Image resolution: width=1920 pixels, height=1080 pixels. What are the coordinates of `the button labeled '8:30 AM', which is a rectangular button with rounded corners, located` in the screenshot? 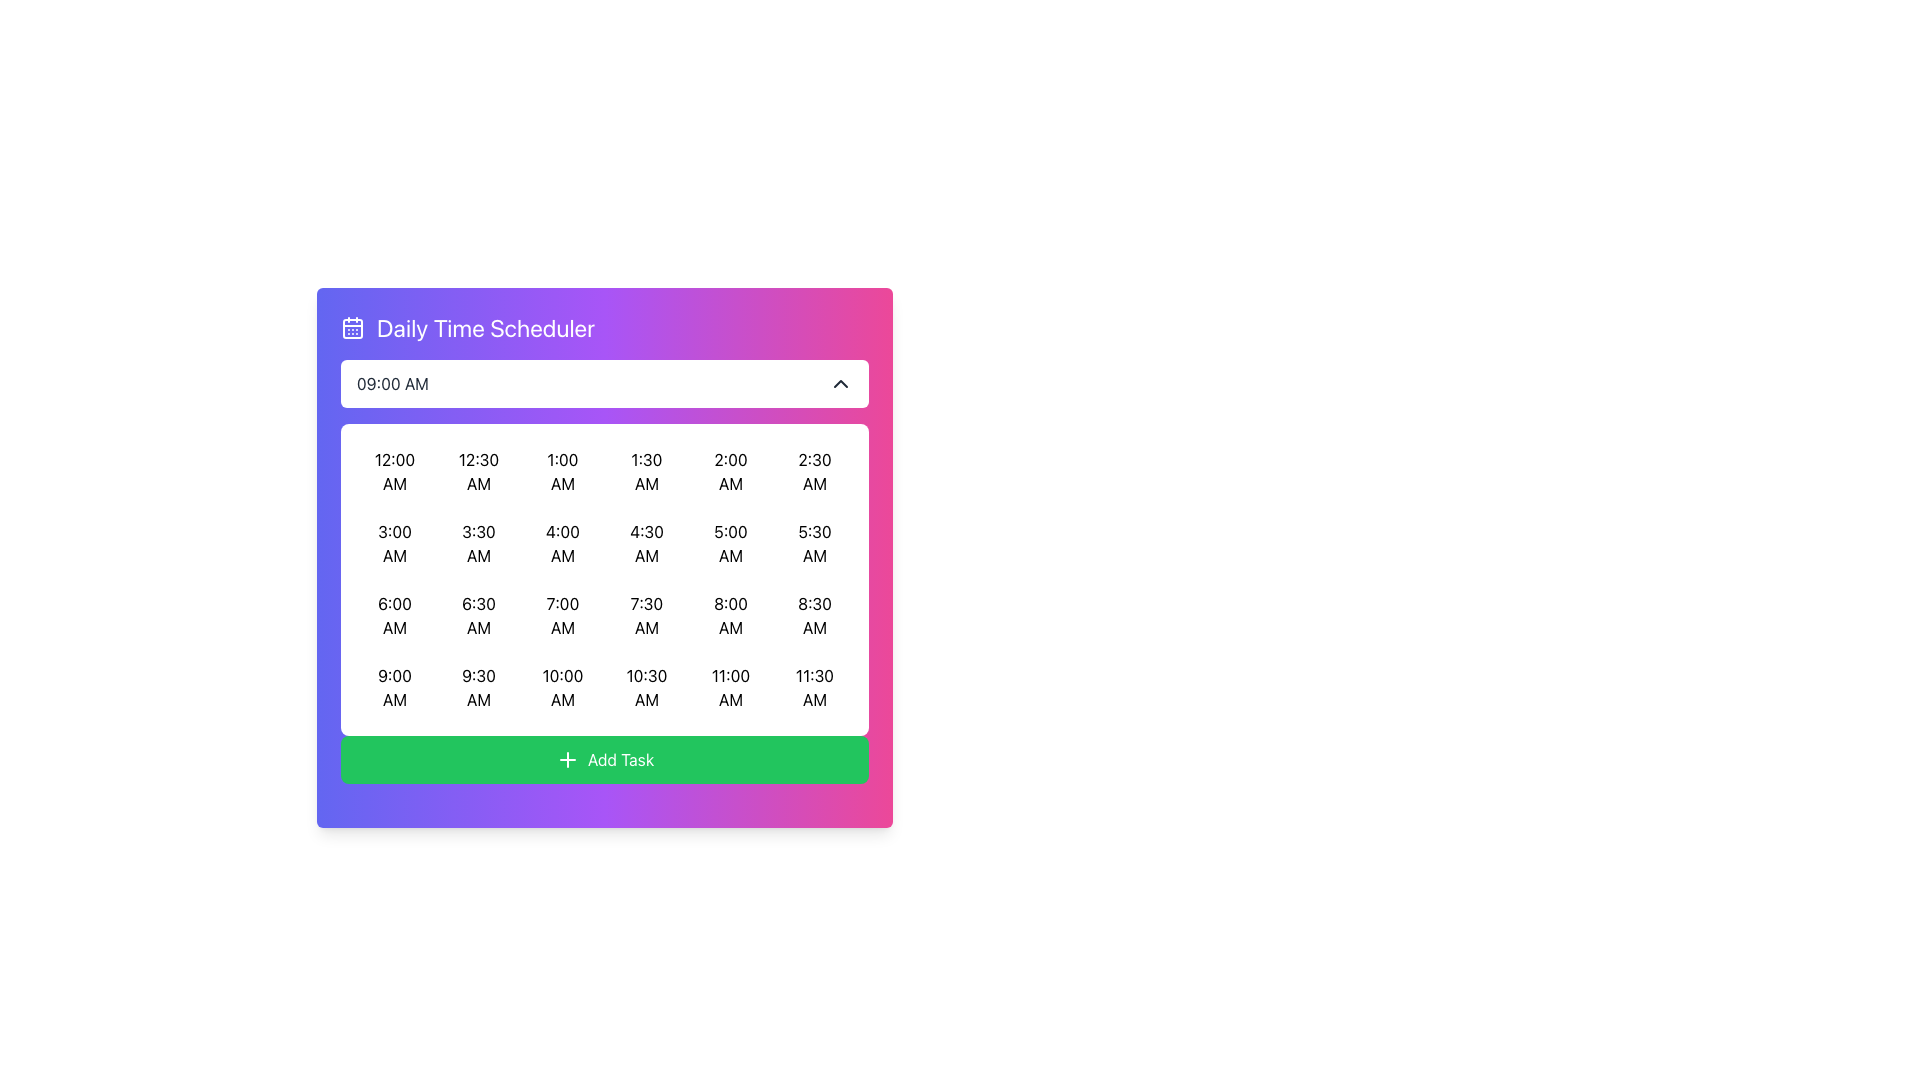 It's located at (815, 615).